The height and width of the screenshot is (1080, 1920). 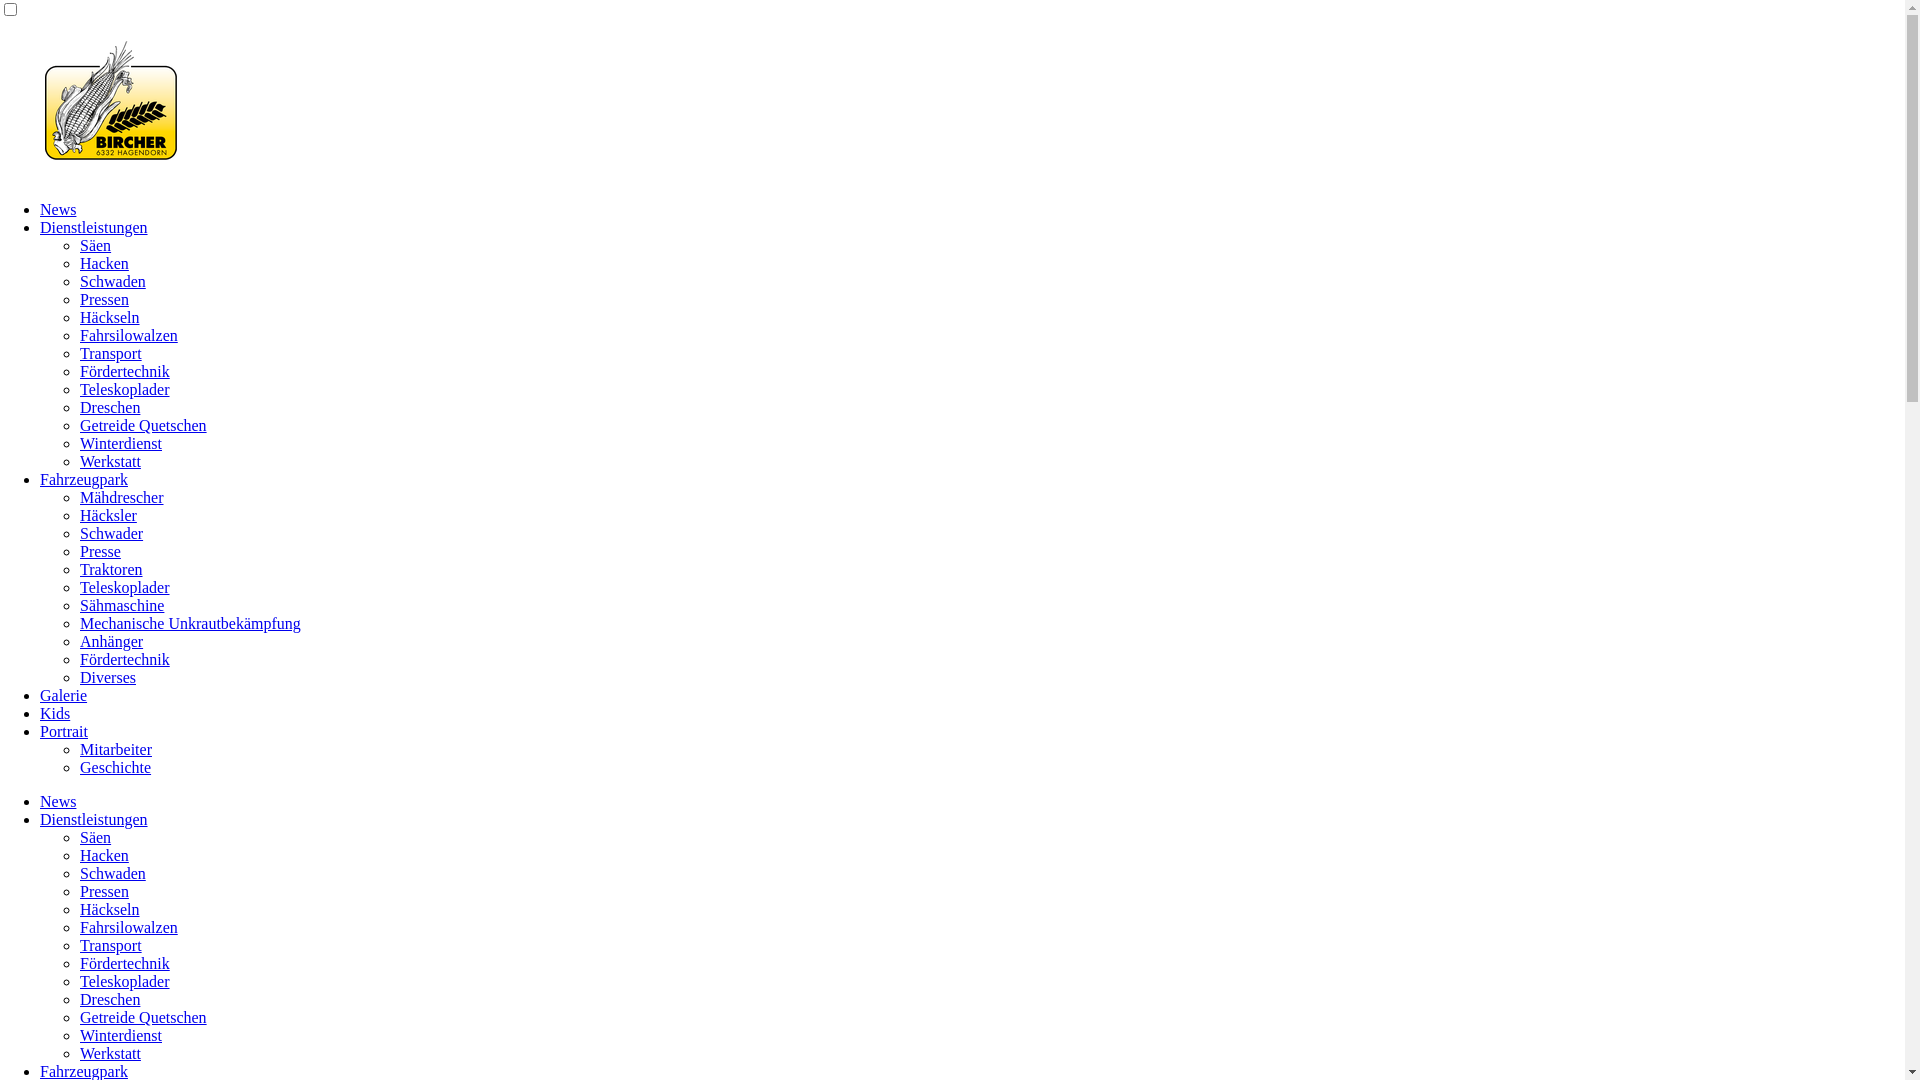 I want to click on 'Fahrsilowalzen', so click(x=128, y=927).